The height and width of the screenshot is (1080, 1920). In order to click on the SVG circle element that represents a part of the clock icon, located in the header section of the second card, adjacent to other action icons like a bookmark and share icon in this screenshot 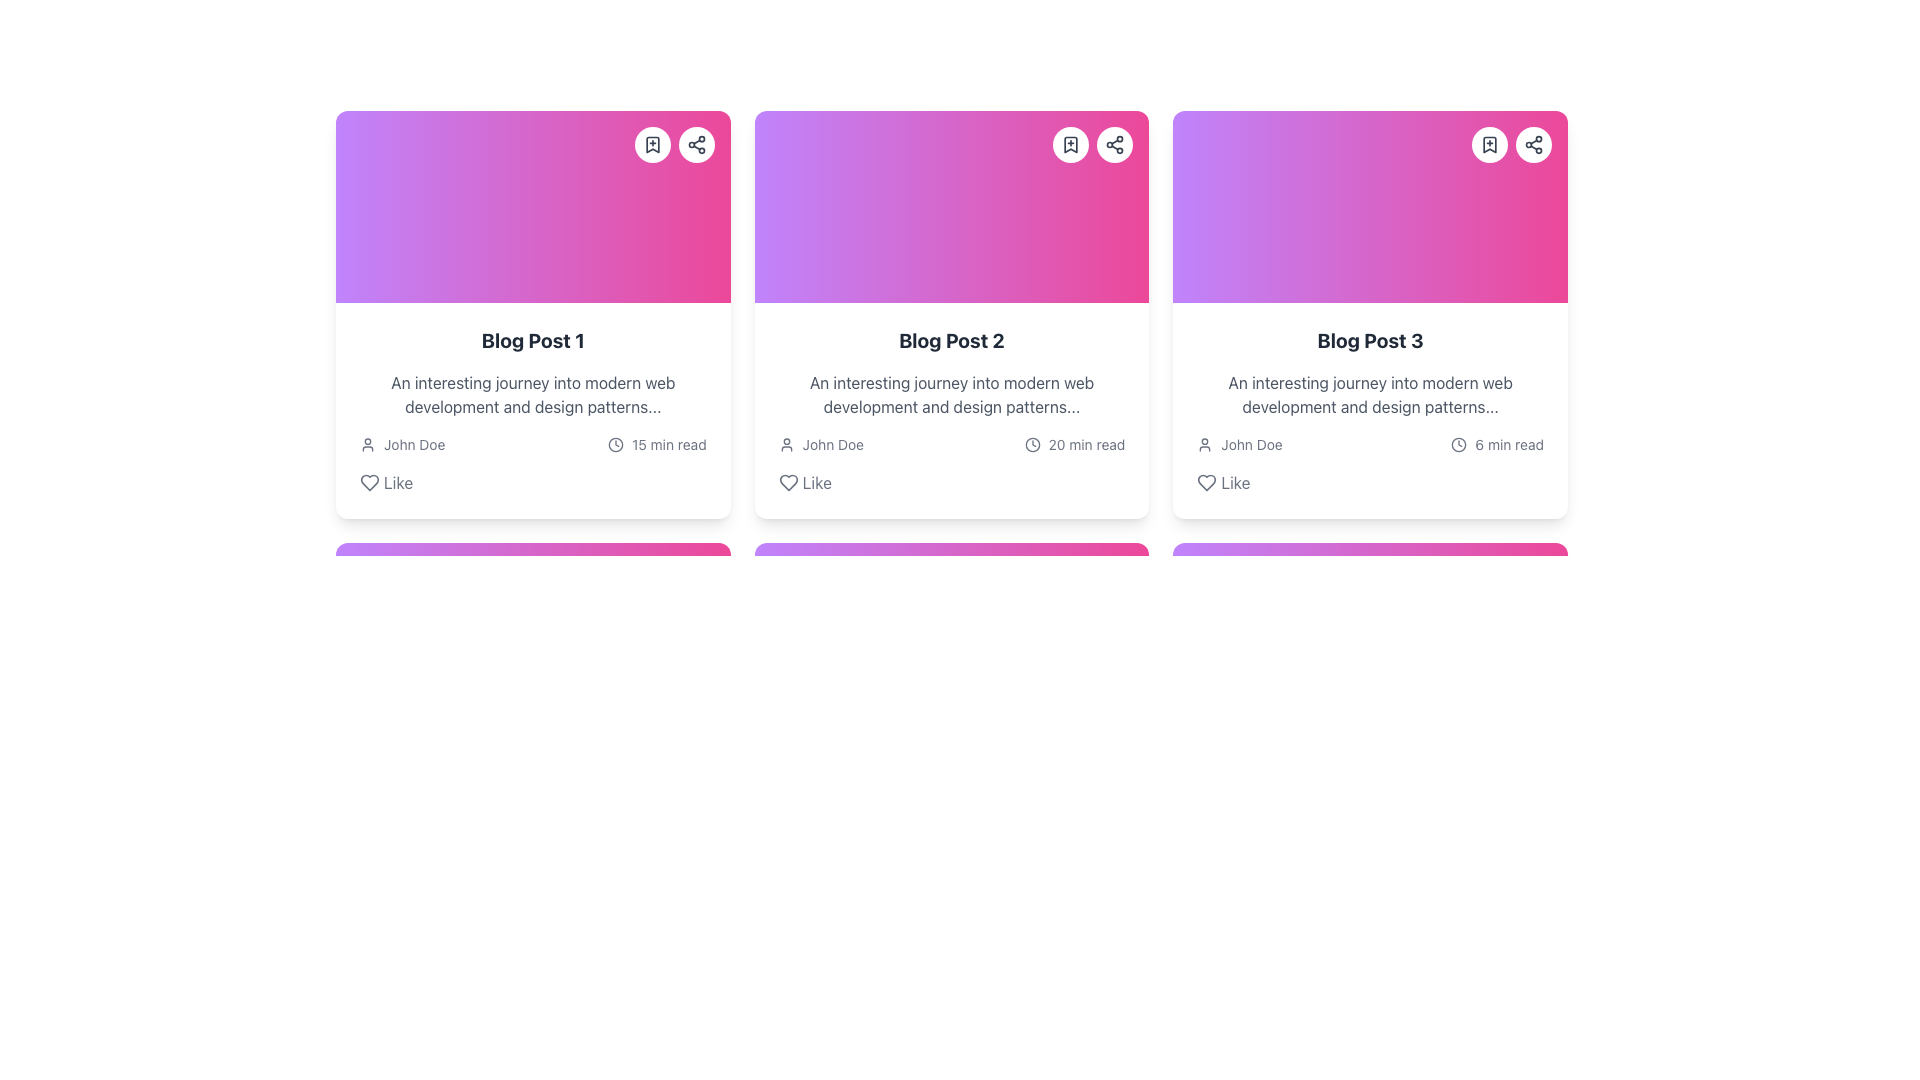, I will do `click(1032, 443)`.